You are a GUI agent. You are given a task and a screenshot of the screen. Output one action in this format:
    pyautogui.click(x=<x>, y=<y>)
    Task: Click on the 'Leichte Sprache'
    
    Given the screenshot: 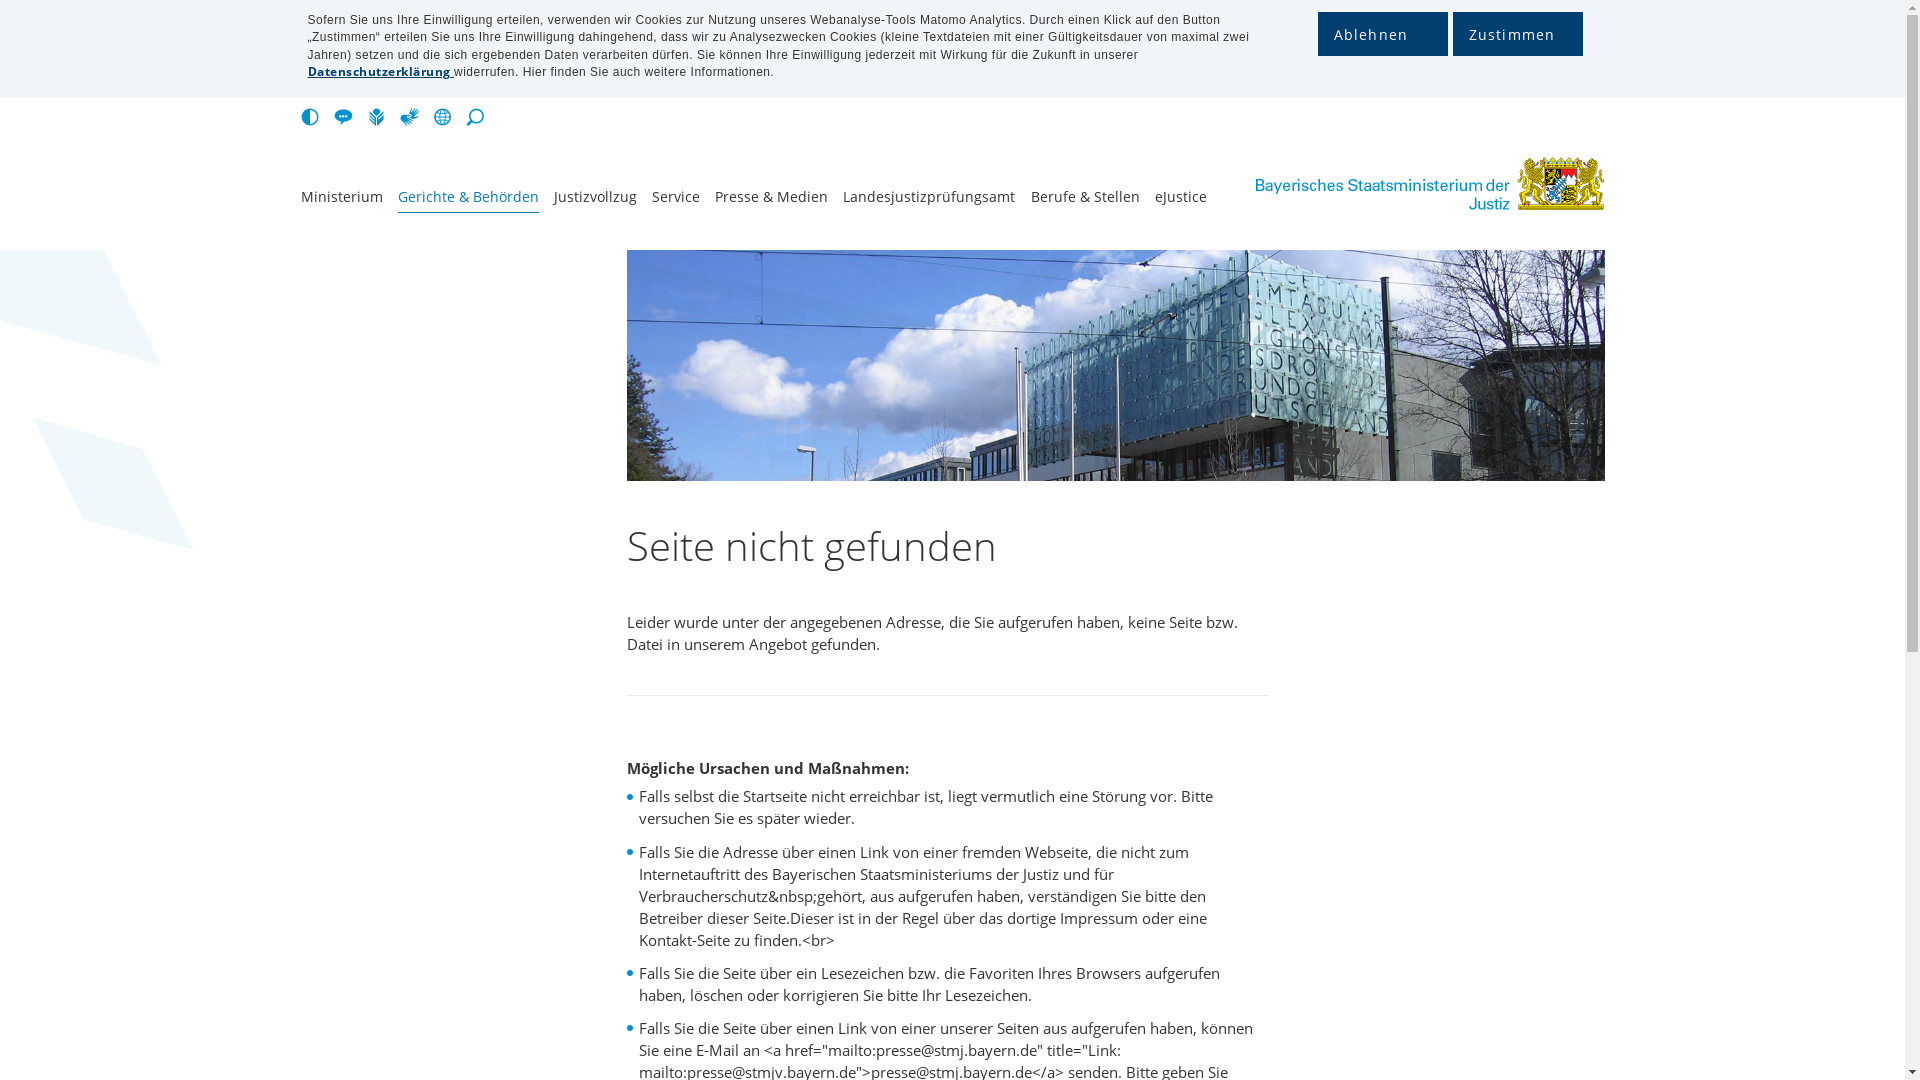 What is the action you would take?
    pyautogui.click(x=380, y=116)
    